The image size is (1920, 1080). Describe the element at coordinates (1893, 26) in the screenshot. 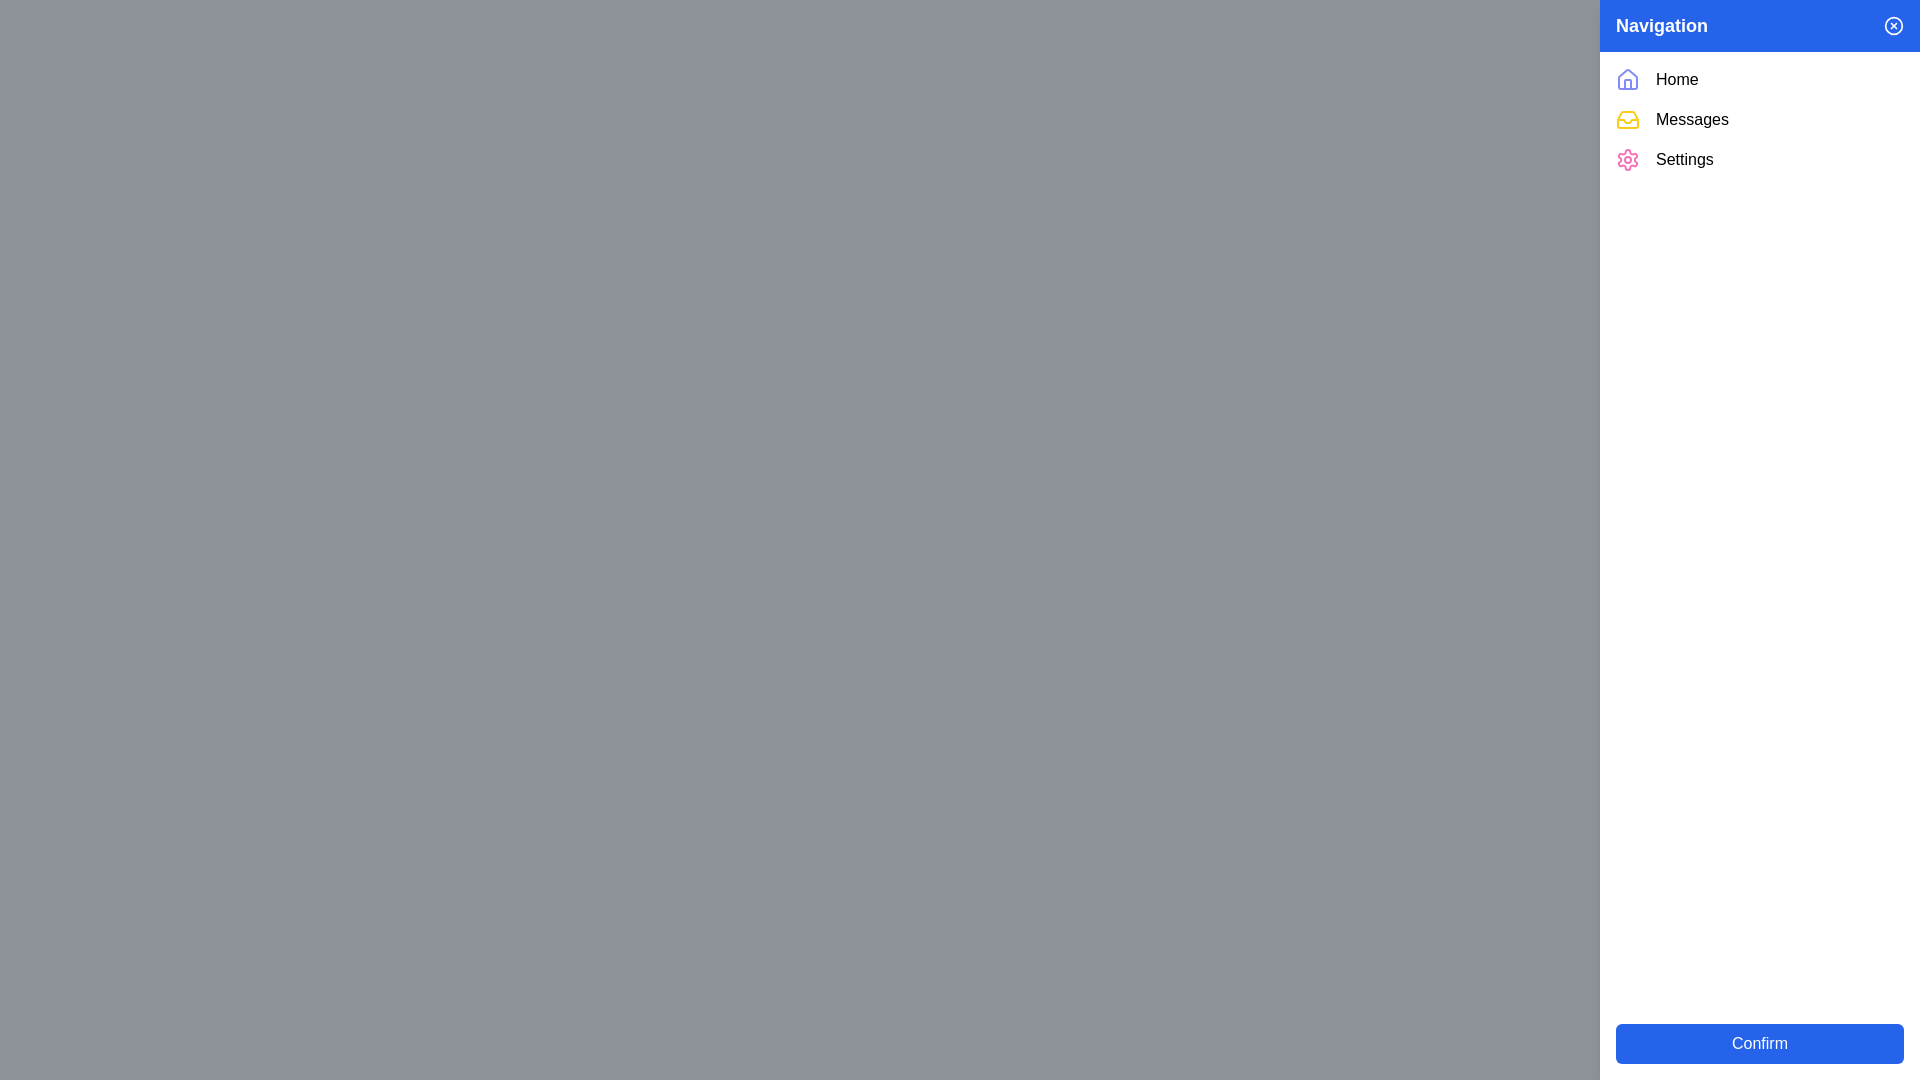

I see `the circular close icon located in the top-right corner of the navigation sidebar` at that location.